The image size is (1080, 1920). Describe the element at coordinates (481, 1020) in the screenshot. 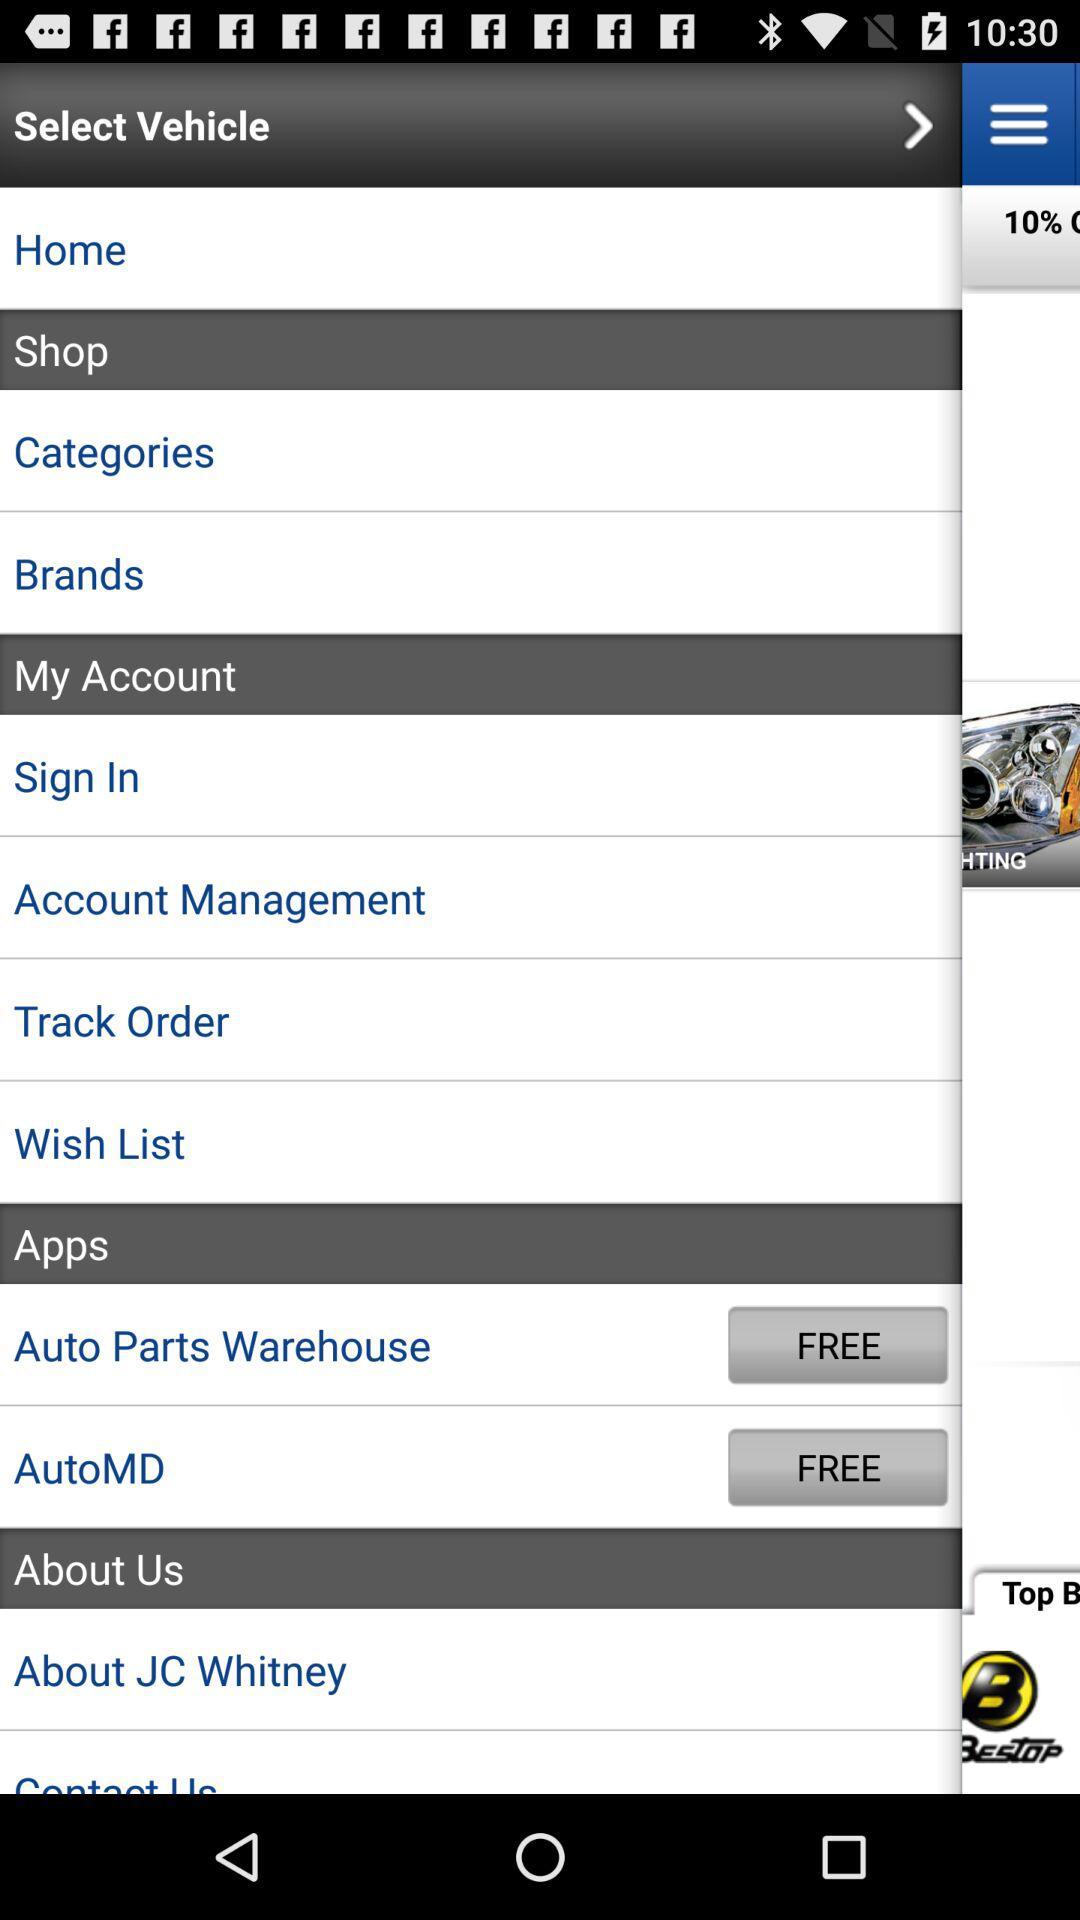

I see `track order` at that location.